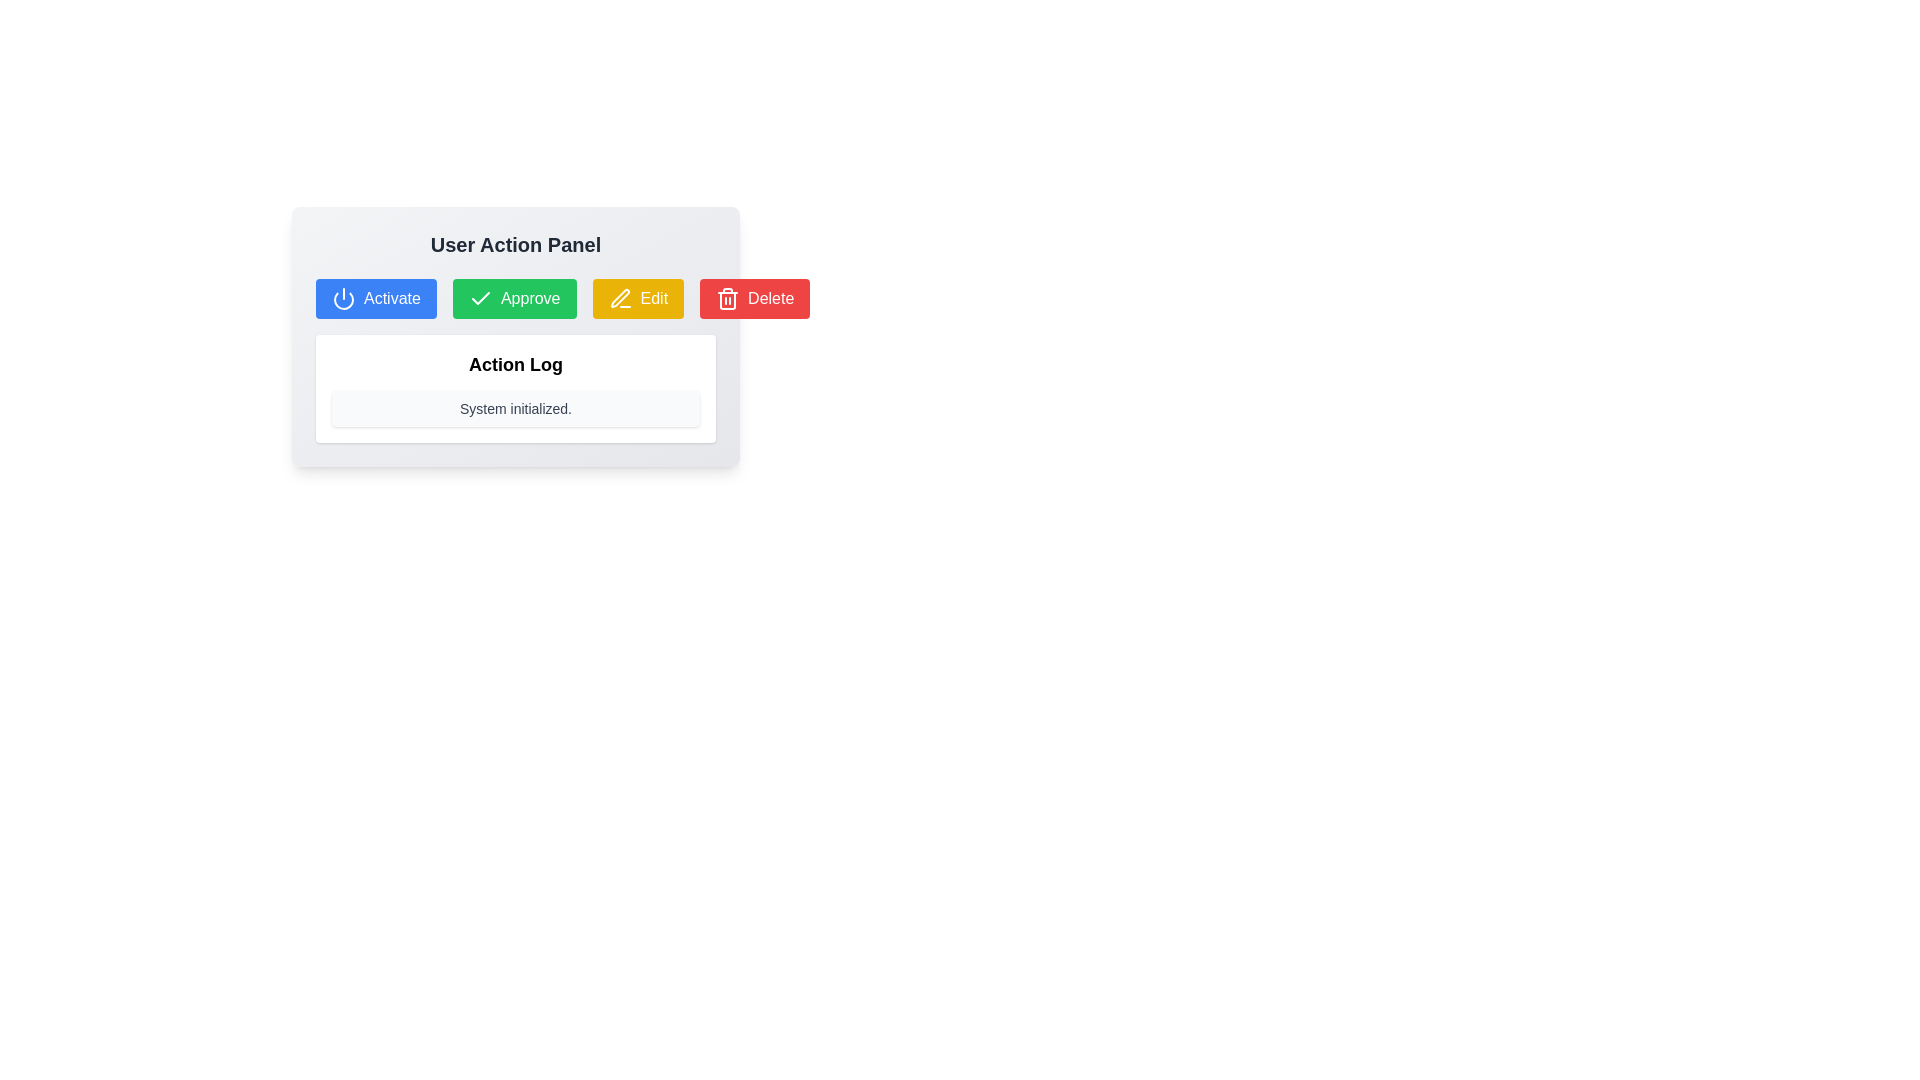 Image resolution: width=1920 pixels, height=1080 pixels. What do you see at coordinates (515, 244) in the screenshot?
I see `the text label that serves as the title for the 'User Action Panel', positioned at the upper section of the panel` at bounding box center [515, 244].